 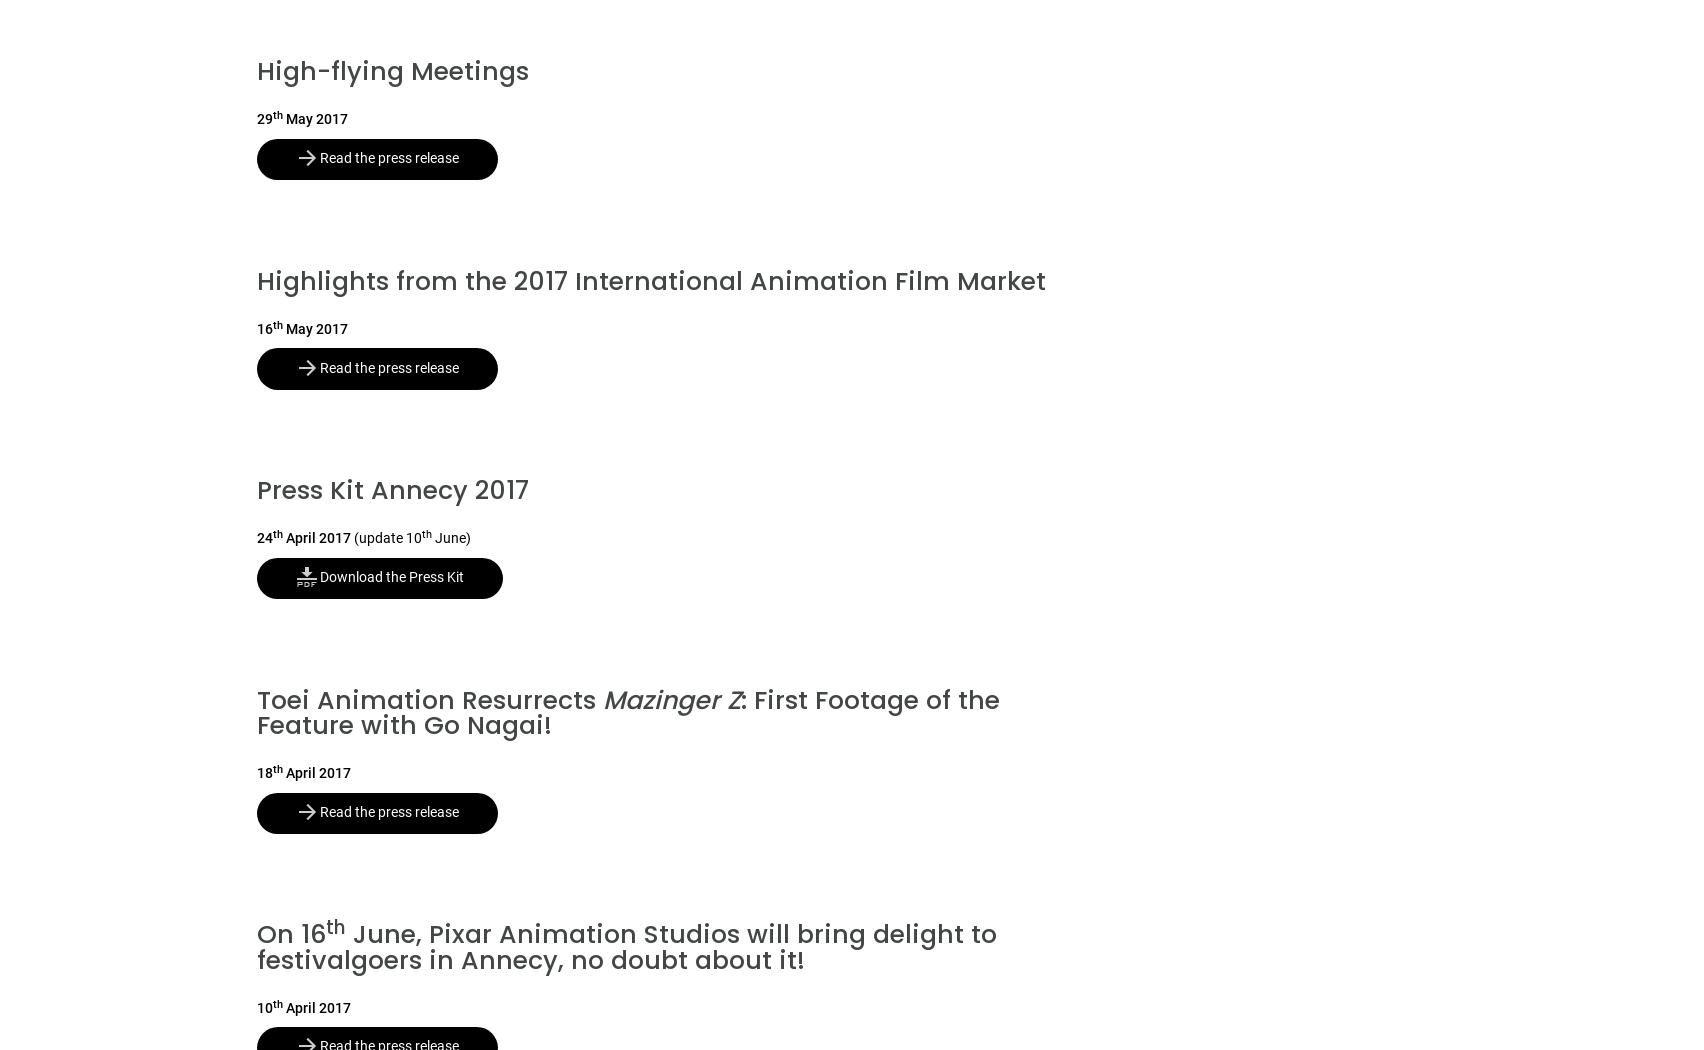 What do you see at coordinates (451, 538) in the screenshot?
I see `'June)'` at bounding box center [451, 538].